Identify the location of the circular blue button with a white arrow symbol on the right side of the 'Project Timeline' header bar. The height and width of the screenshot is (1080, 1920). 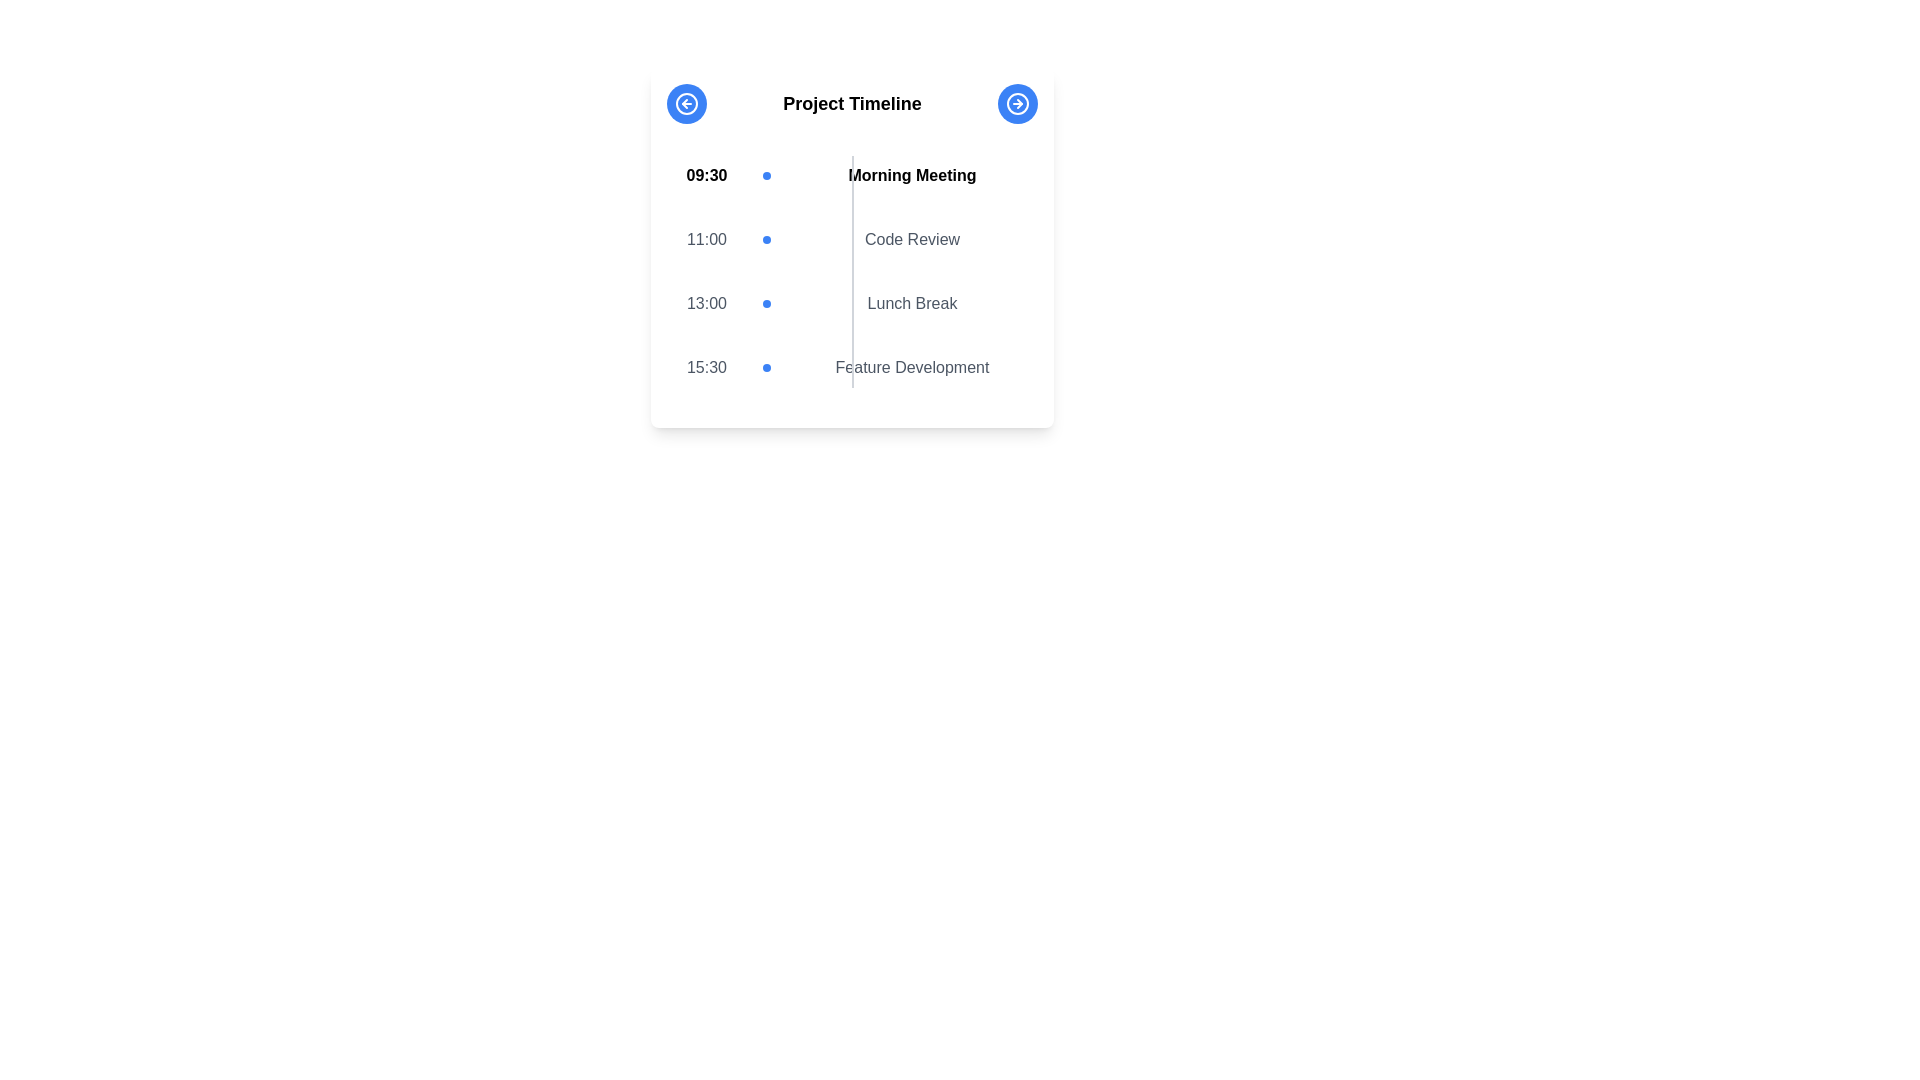
(1017, 104).